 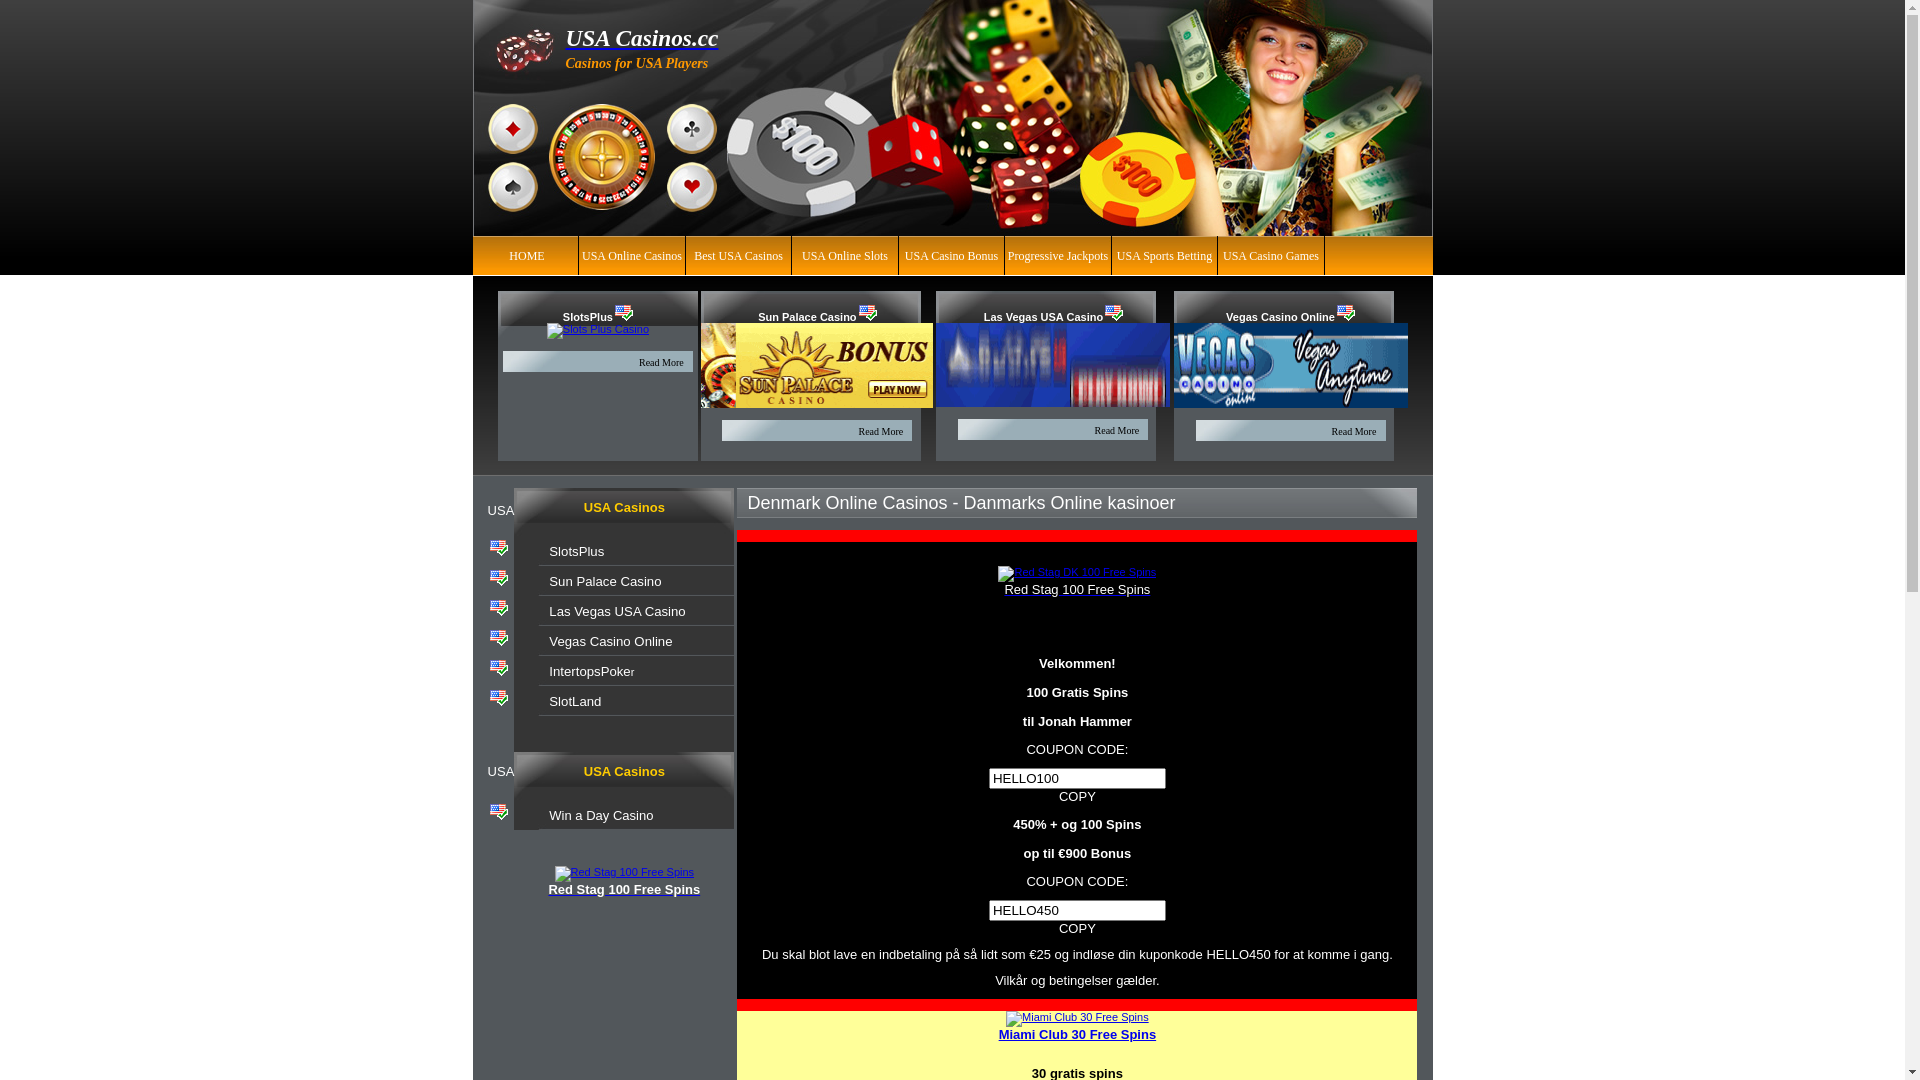 What do you see at coordinates (642, 38) in the screenshot?
I see `'USA Casinos.cc'` at bounding box center [642, 38].